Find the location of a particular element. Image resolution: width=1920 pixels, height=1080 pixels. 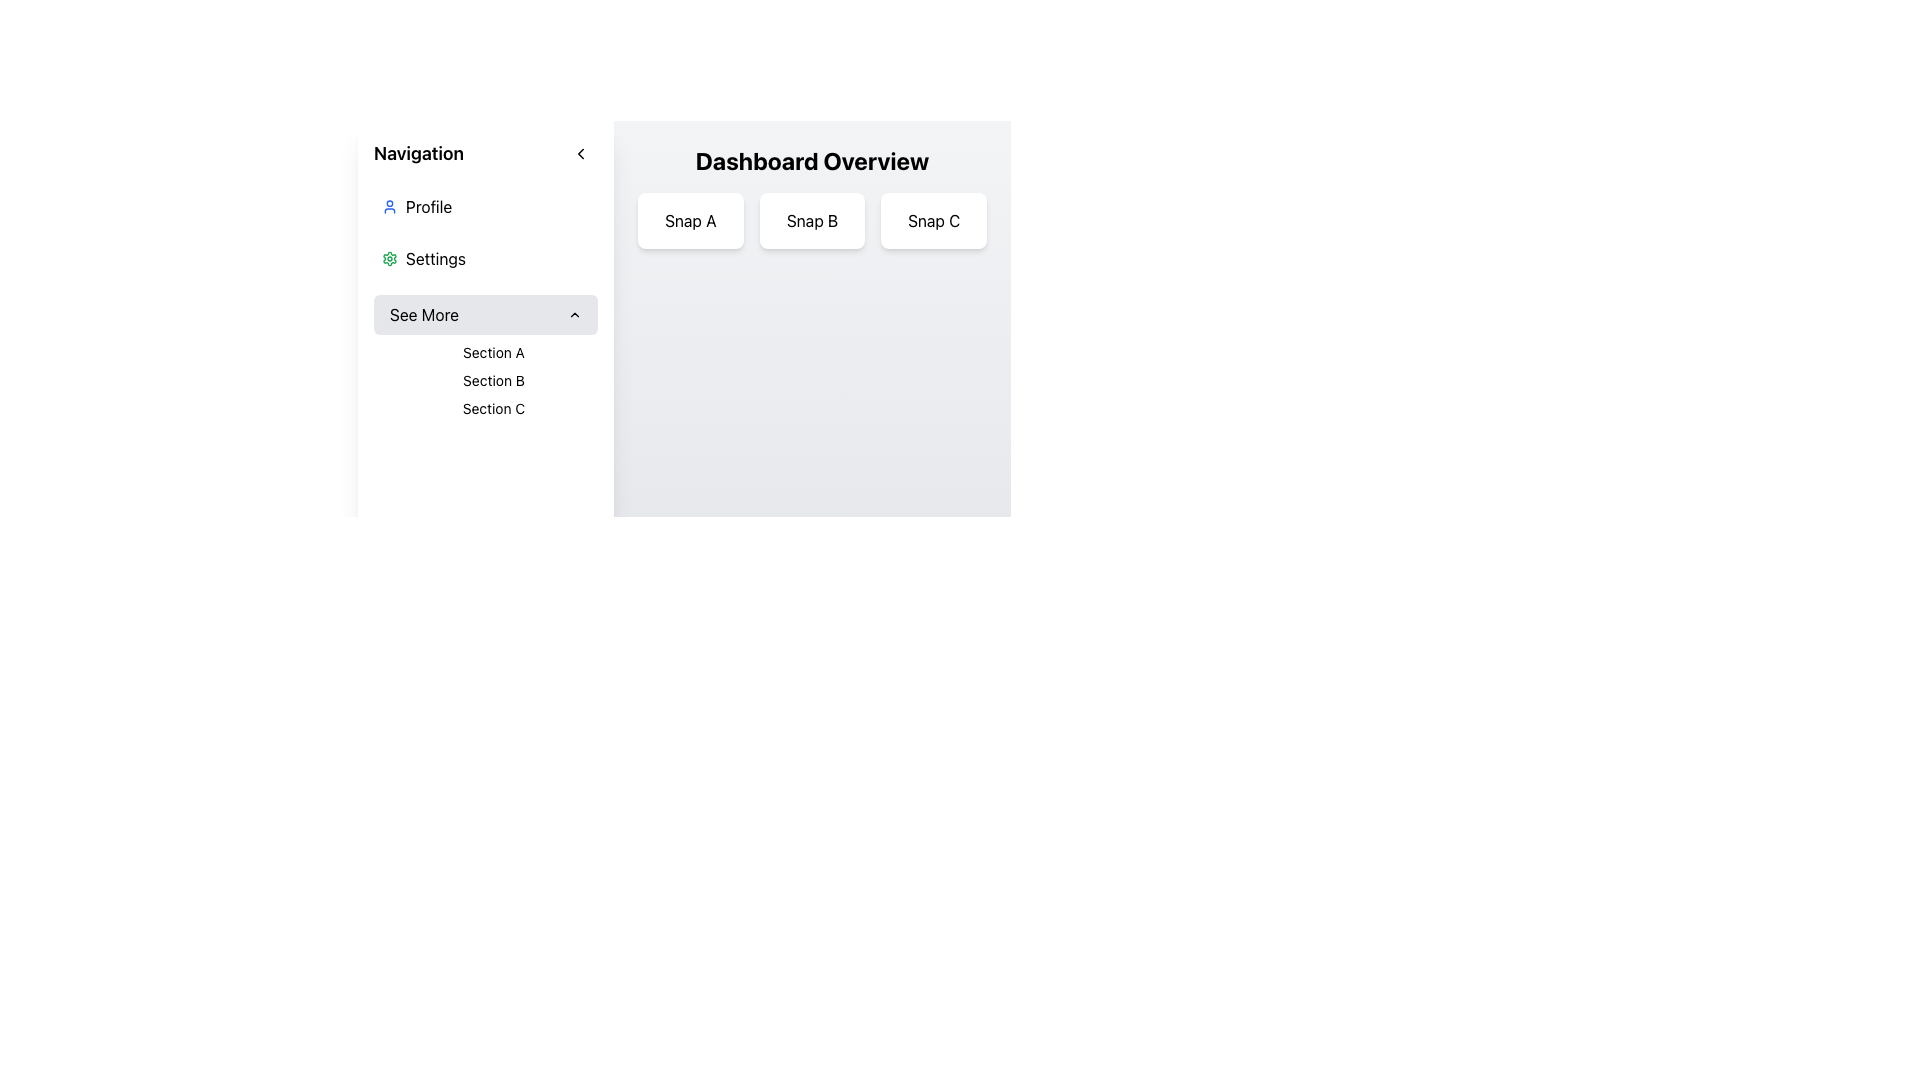

the leftward-pointing chevron icon located in the top right corner of the navigation sidebar, which is styled with a hollow outline and is centered in a circular button is located at coordinates (579, 153).